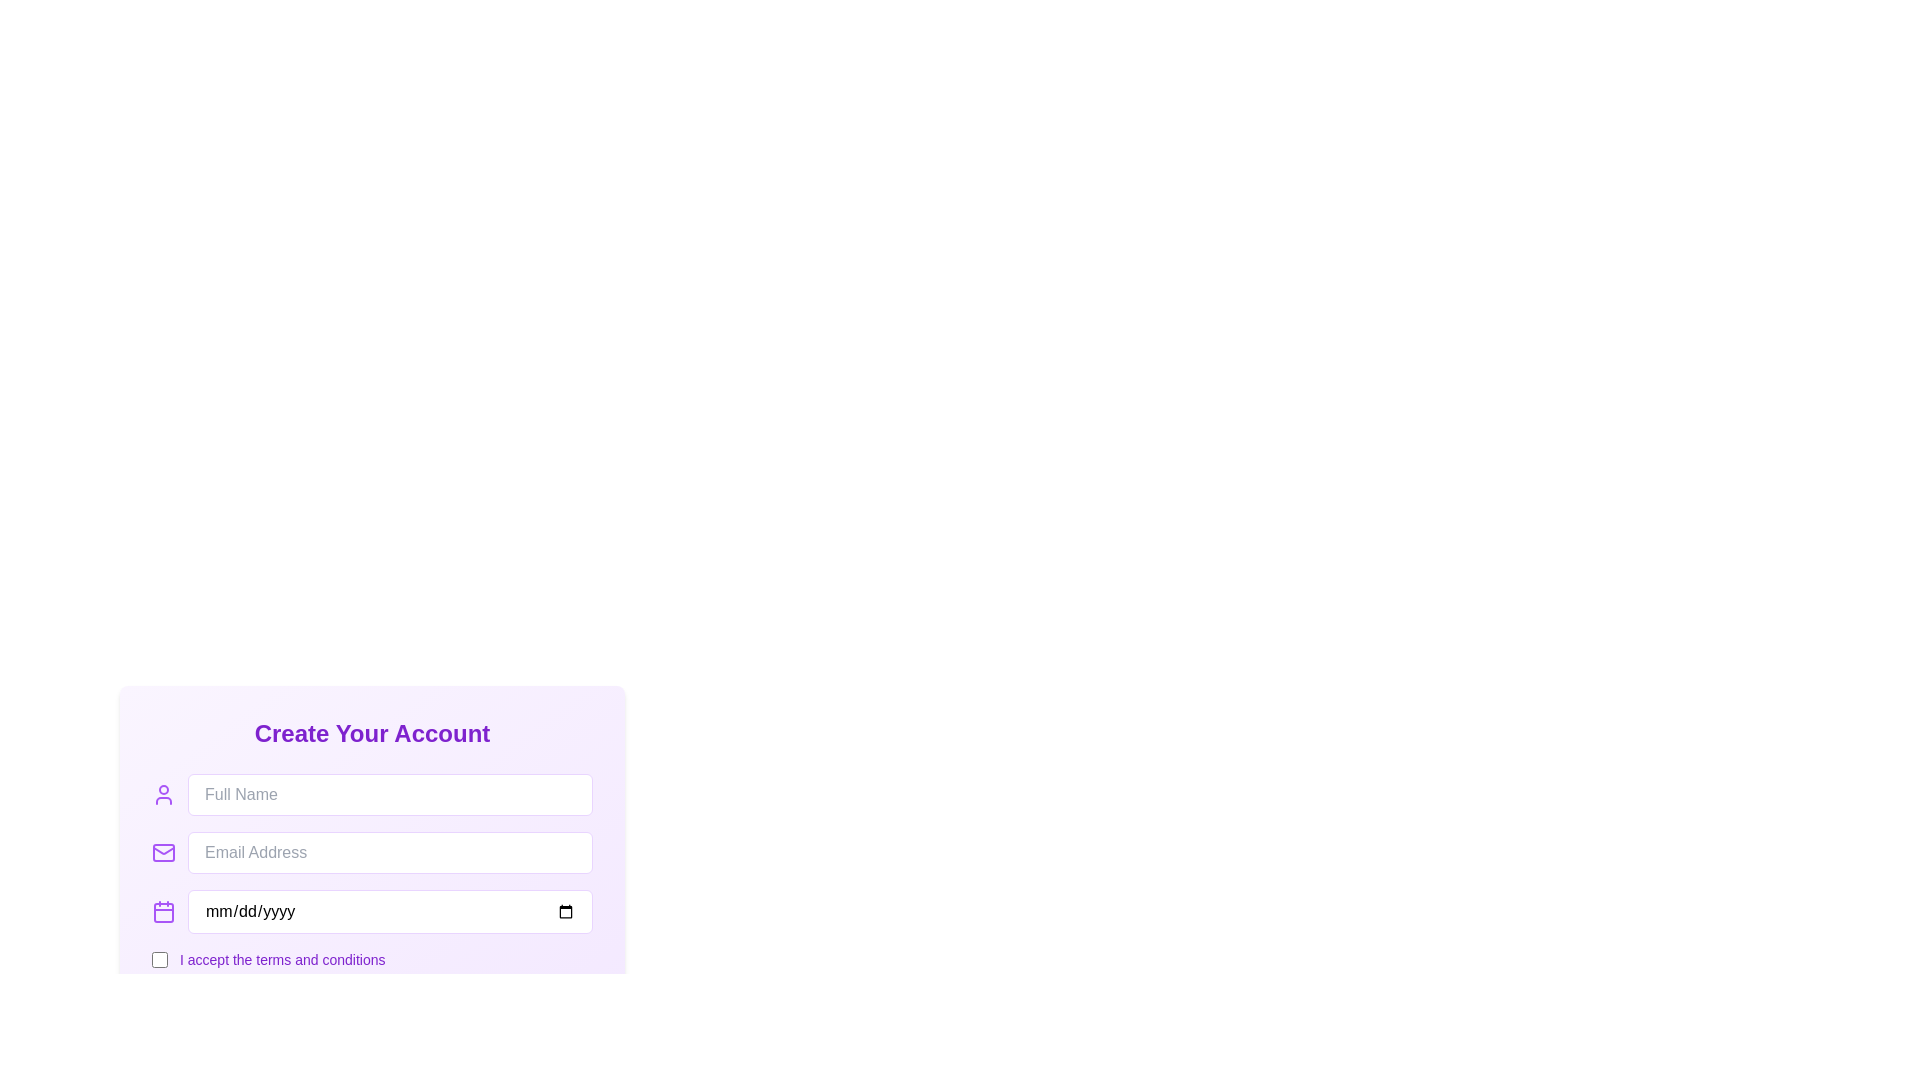 This screenshot has width=1920, height=1080. Describe the element at coordinates (372, 959) in the screenshot. I see `the text label 'I accept the terms and conditions' of the checkbox` at that location.